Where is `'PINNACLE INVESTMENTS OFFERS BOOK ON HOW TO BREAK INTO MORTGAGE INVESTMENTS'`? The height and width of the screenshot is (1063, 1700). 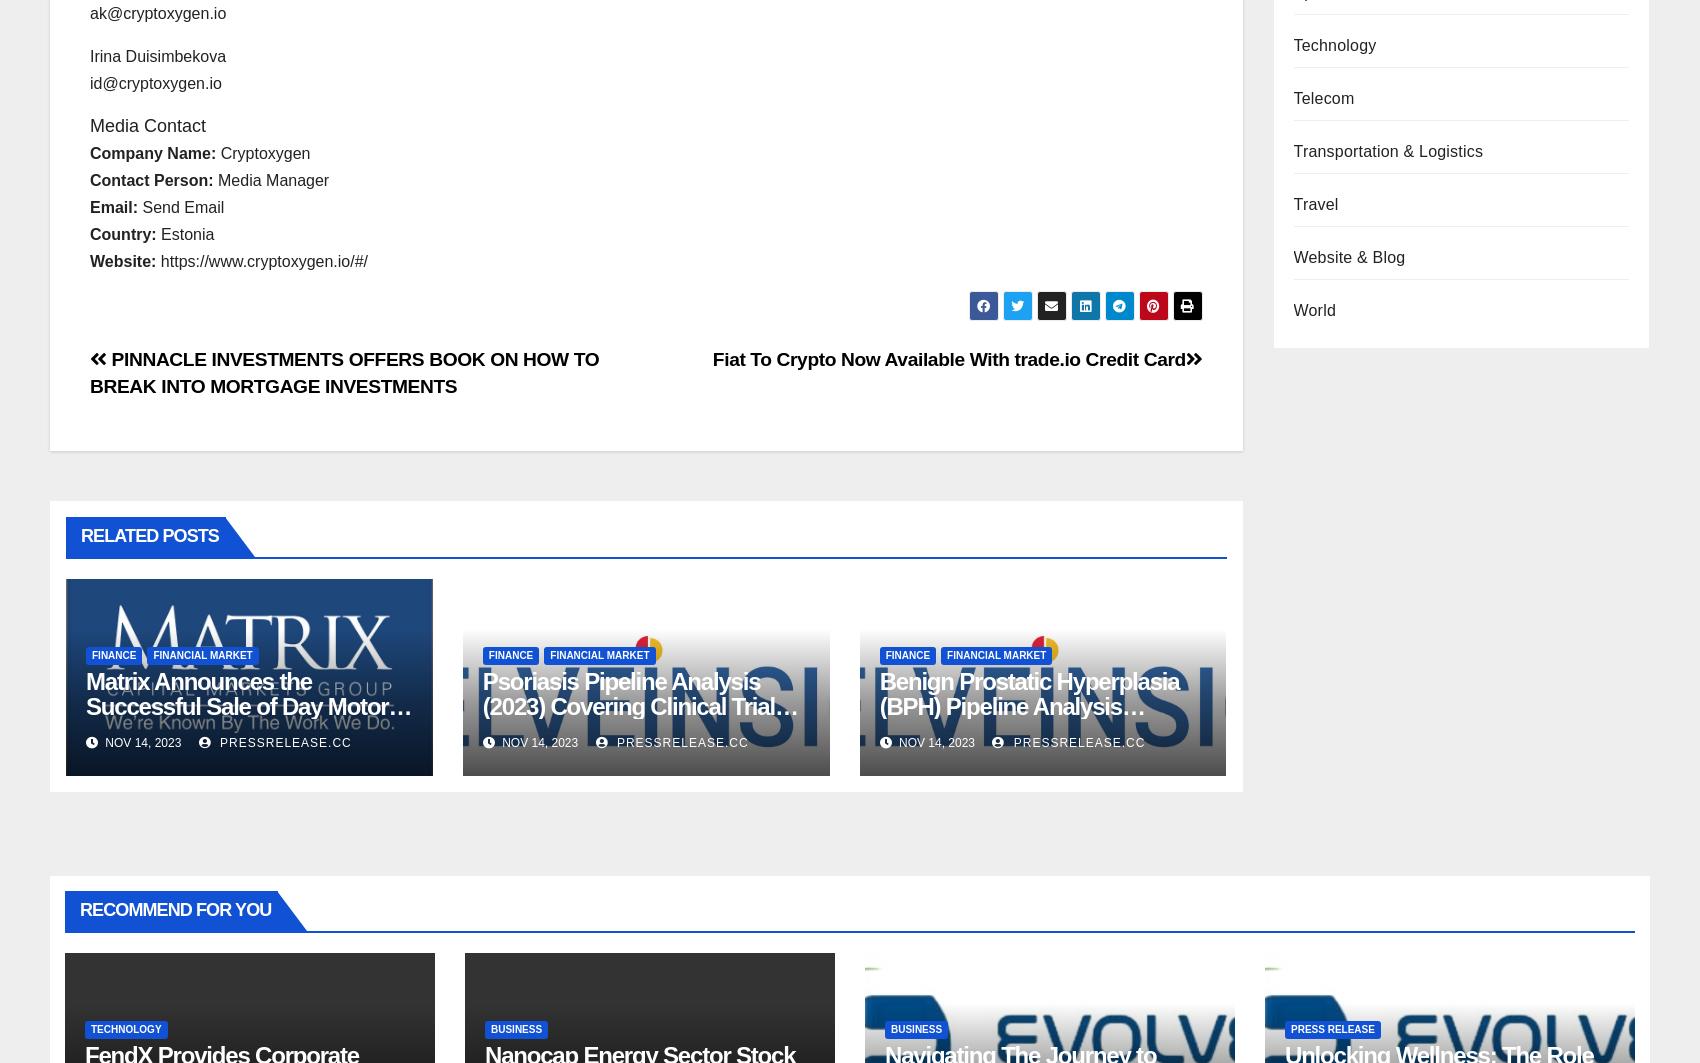
'PINNACLE INVESTMENTS OFFERS BOOK ON HOW TO BREAK INTO MORTGAGE INVESTMENTS' is located at coordinates (343, 372).